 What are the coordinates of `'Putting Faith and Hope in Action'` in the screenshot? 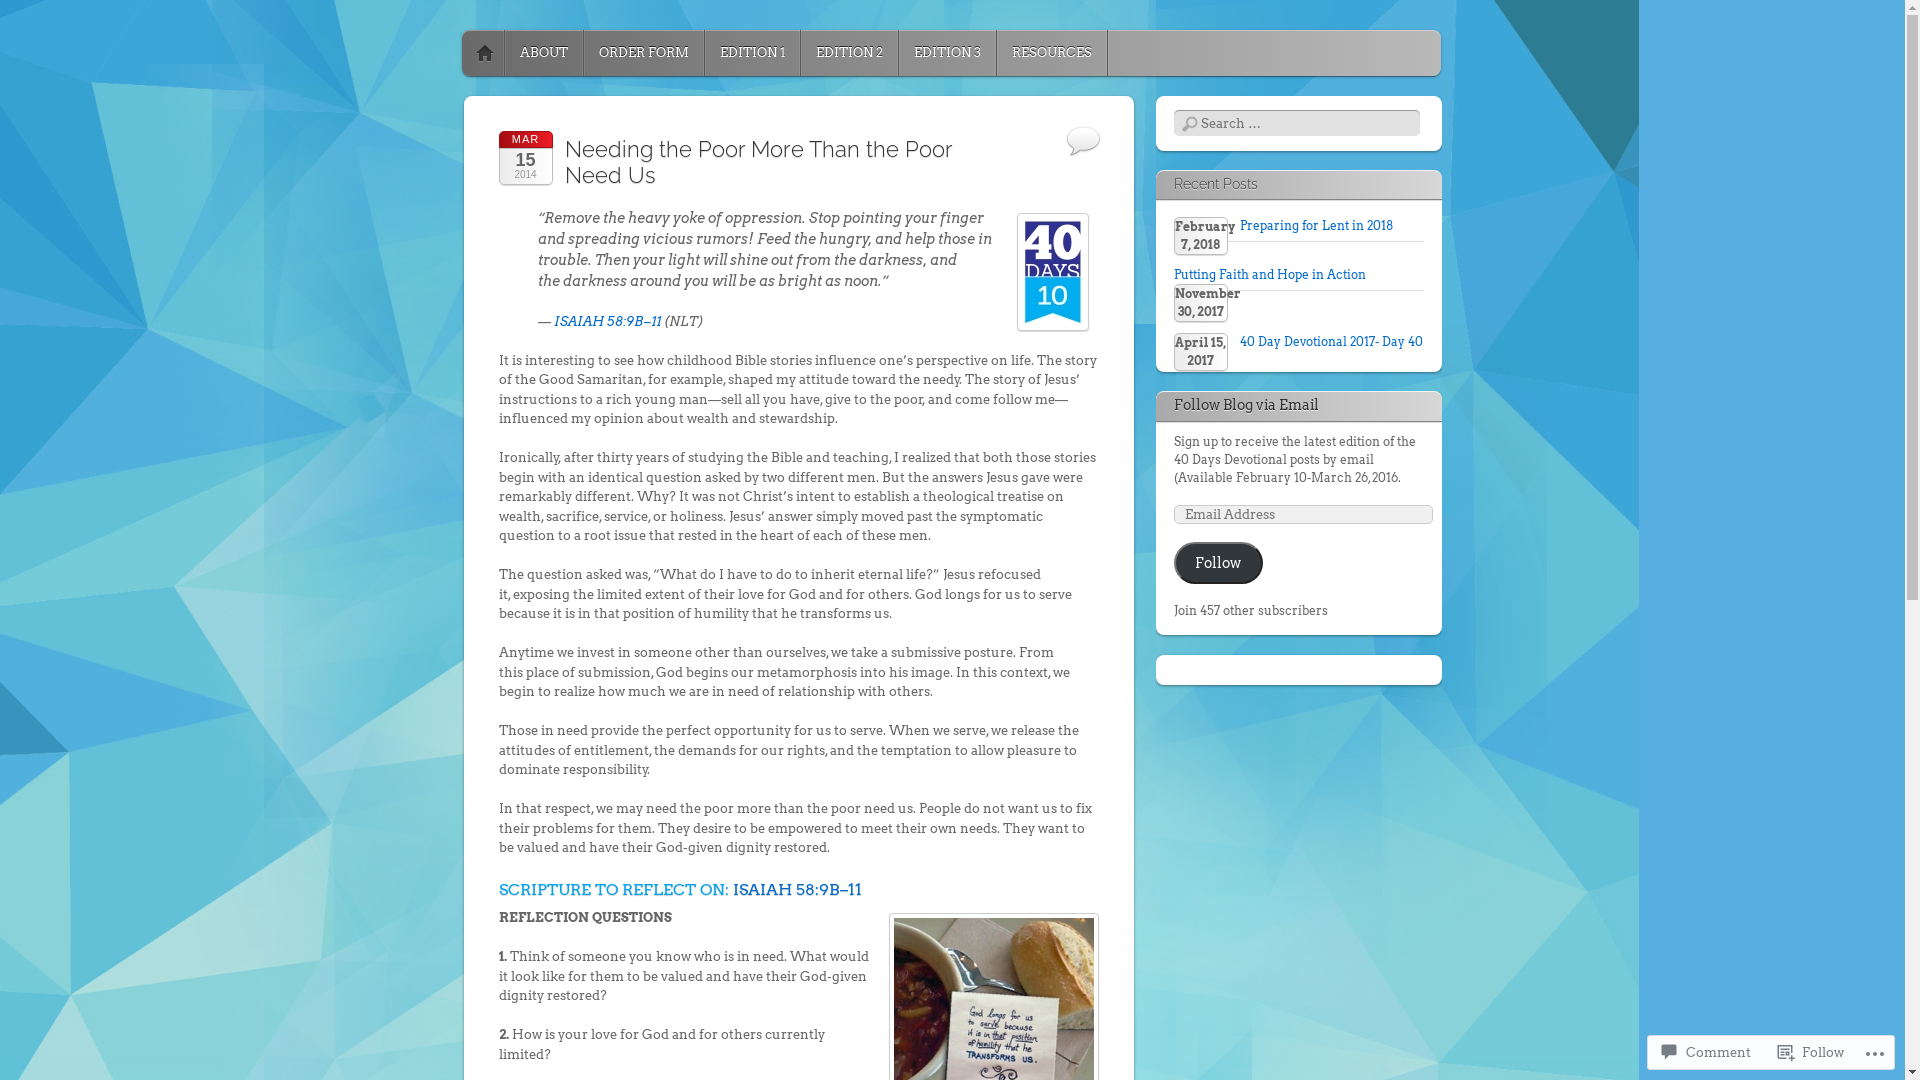 It's located at (1269, 274).